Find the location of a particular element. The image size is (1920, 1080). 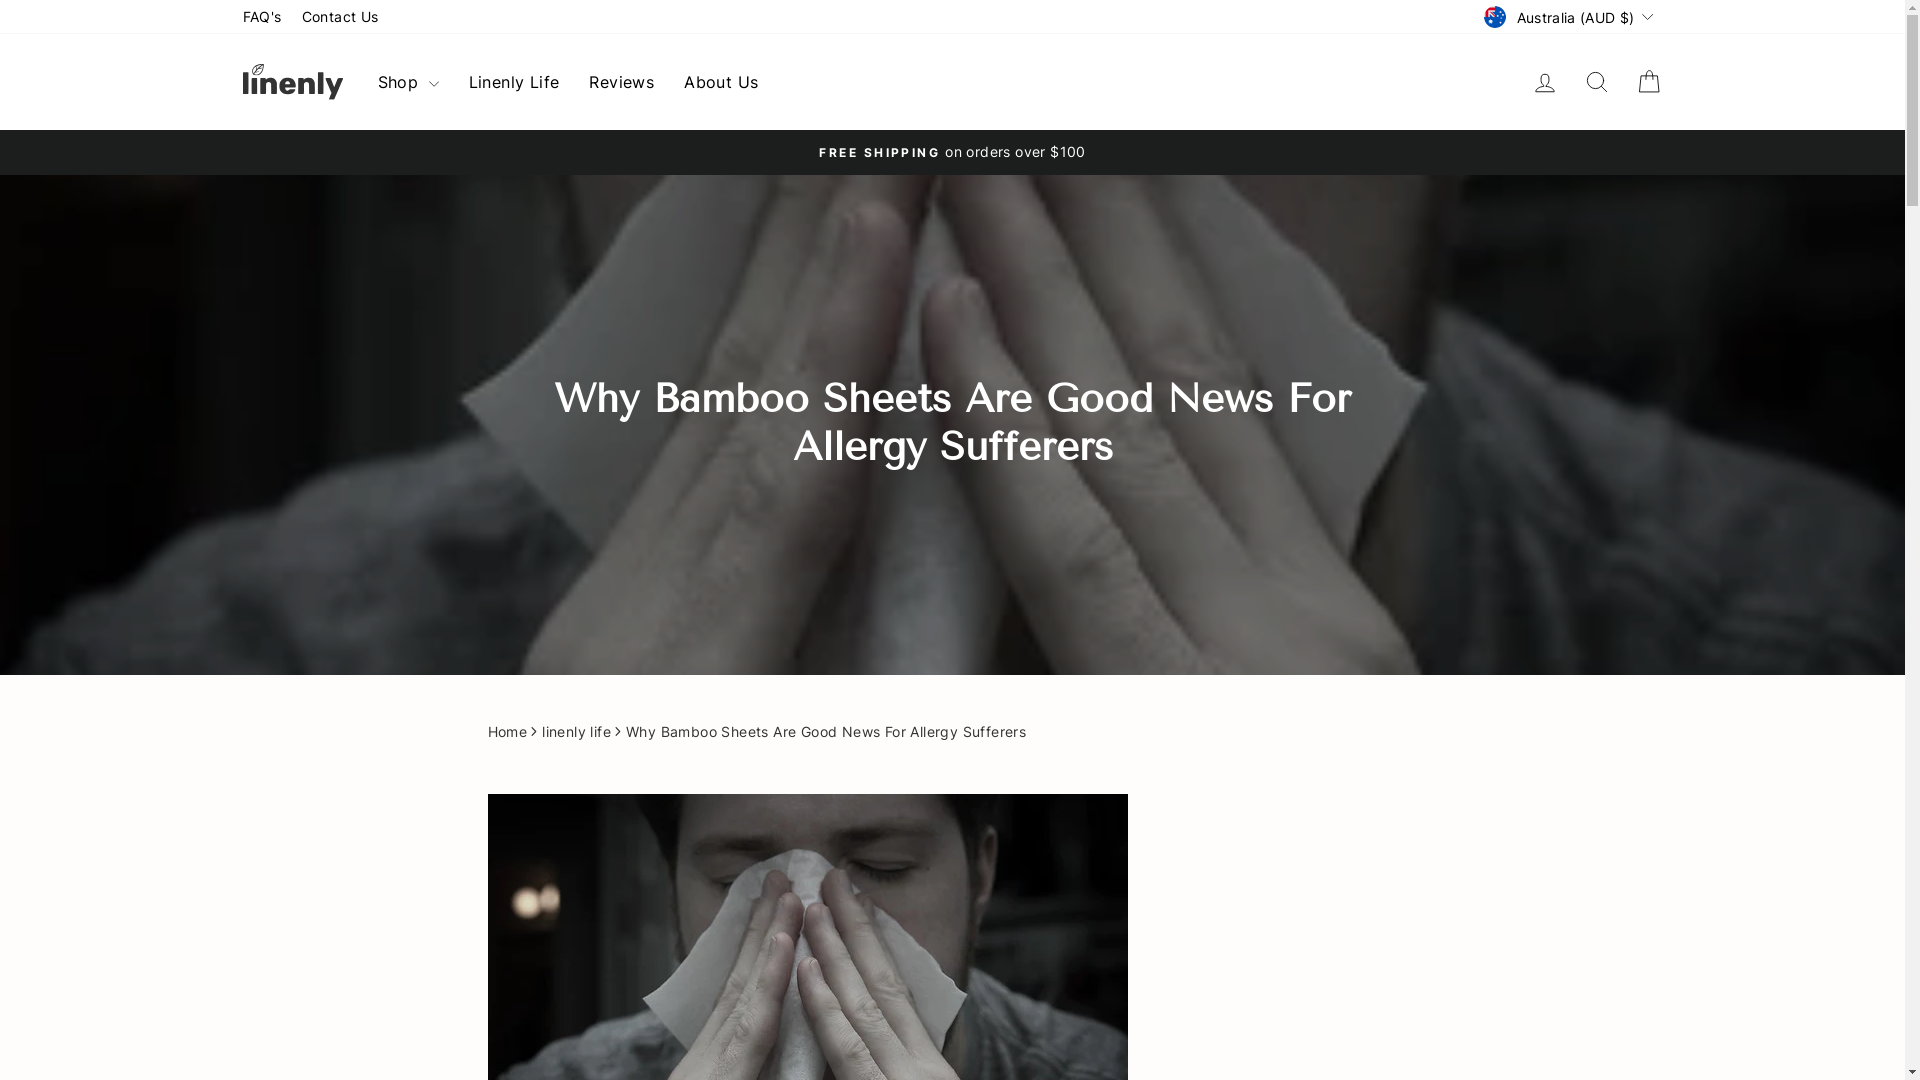

'Contact Us' is located at coordinates (340, 16).